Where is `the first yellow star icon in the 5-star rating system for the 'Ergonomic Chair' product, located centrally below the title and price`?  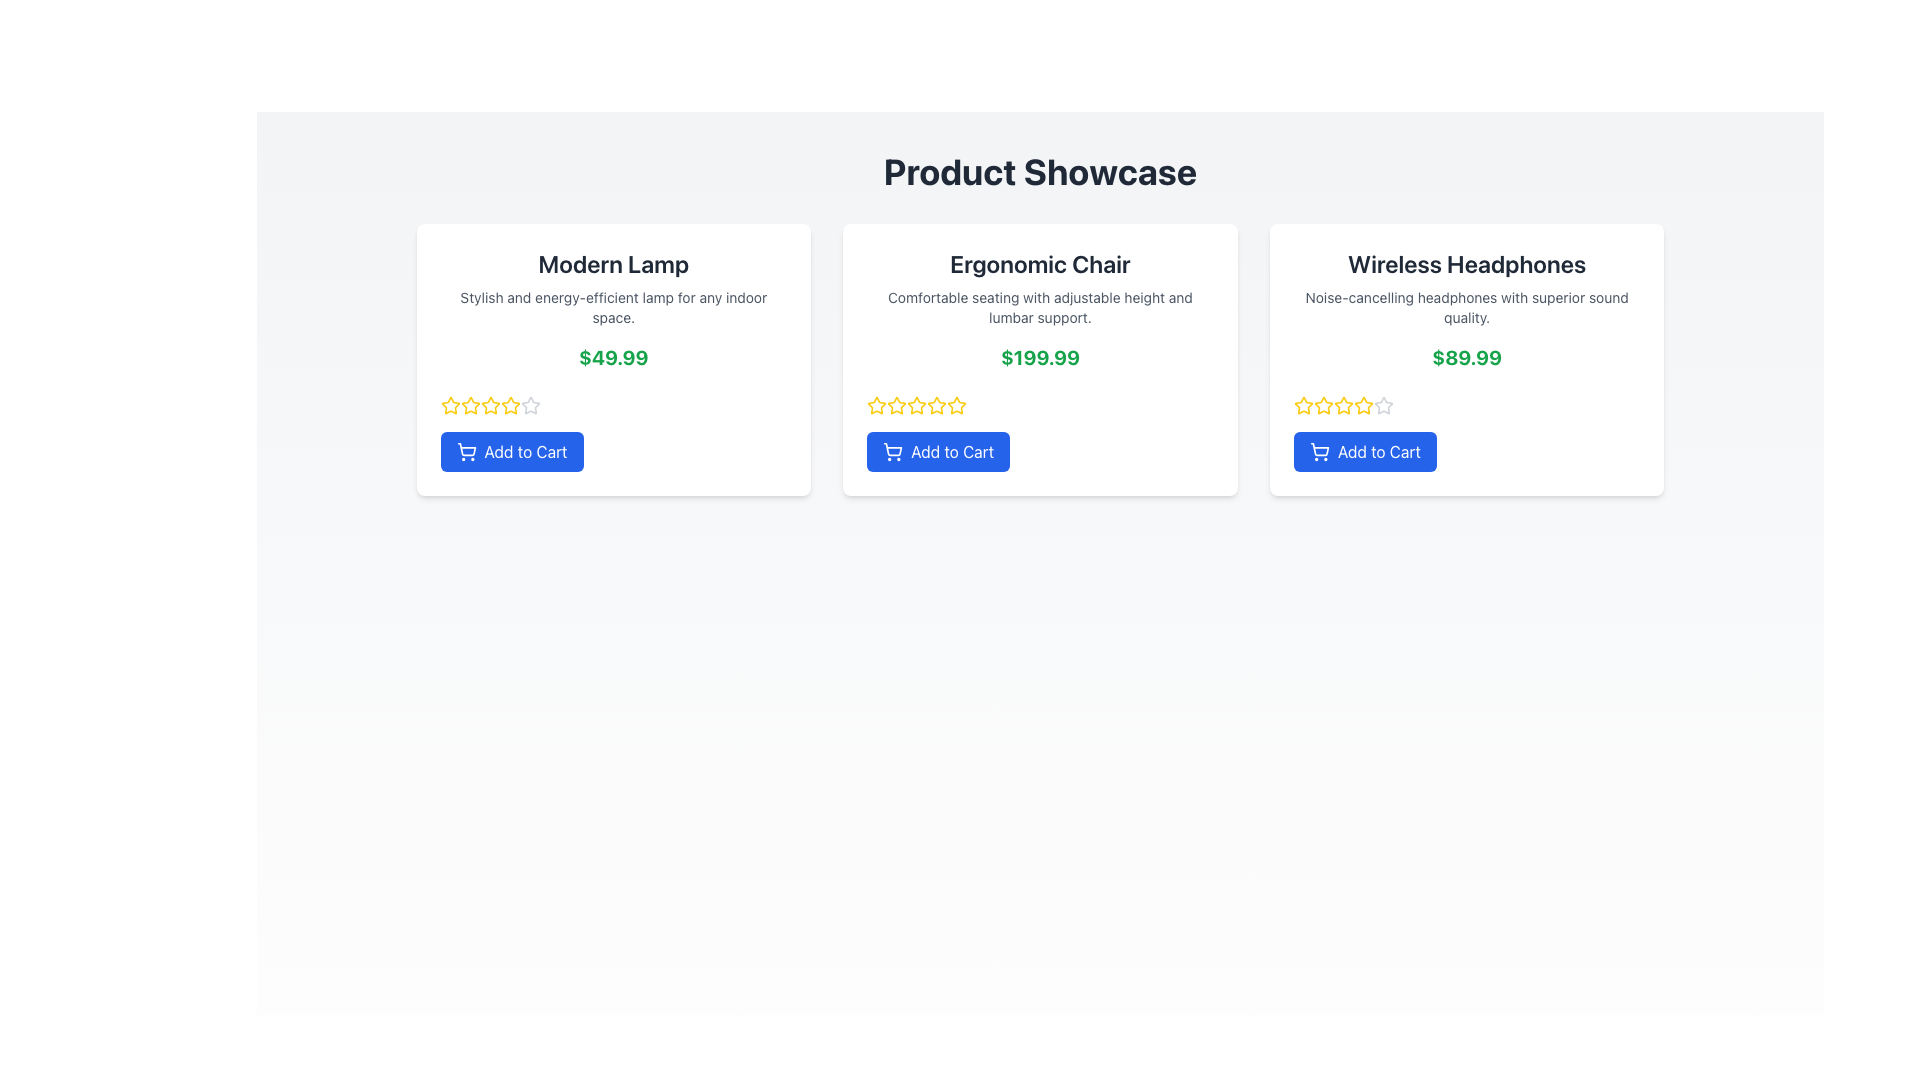
the first yellow star icon in the 5-star rating system for the 'Ergonomic Chair' product, located centrally below the title and price is located at coordinates (877, 405).